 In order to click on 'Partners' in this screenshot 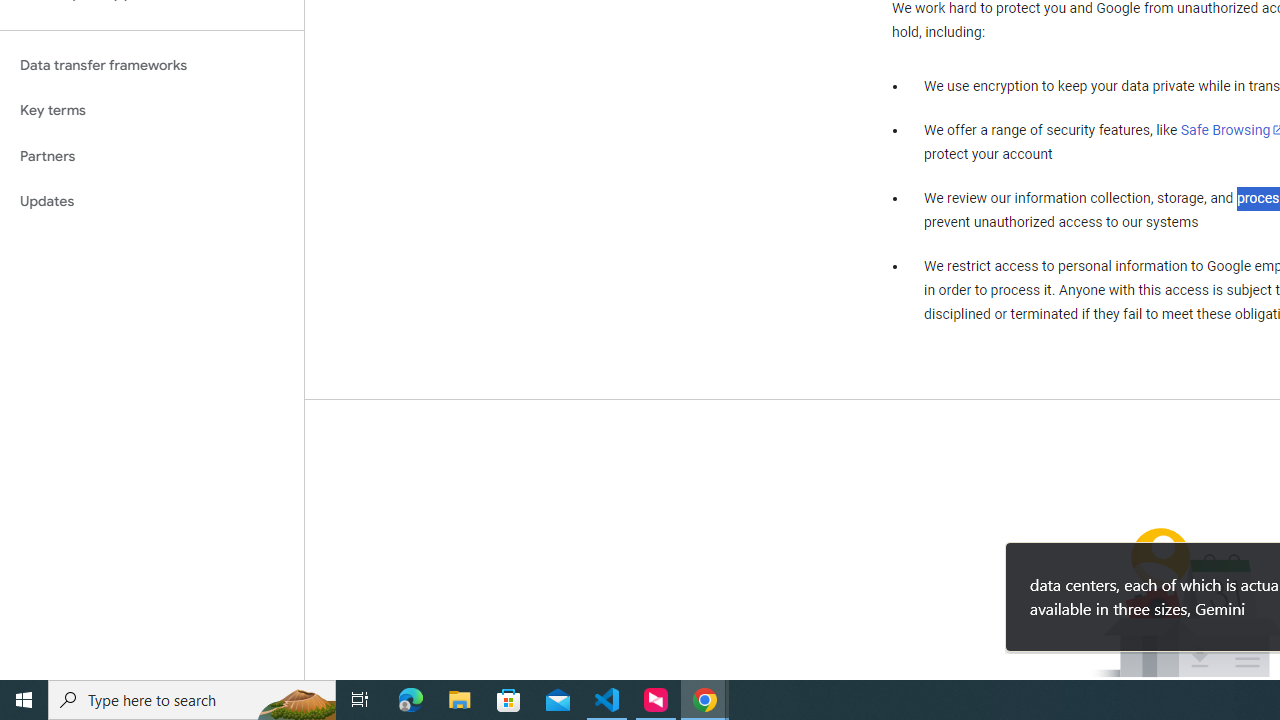, I will do `click(151, 155)`.